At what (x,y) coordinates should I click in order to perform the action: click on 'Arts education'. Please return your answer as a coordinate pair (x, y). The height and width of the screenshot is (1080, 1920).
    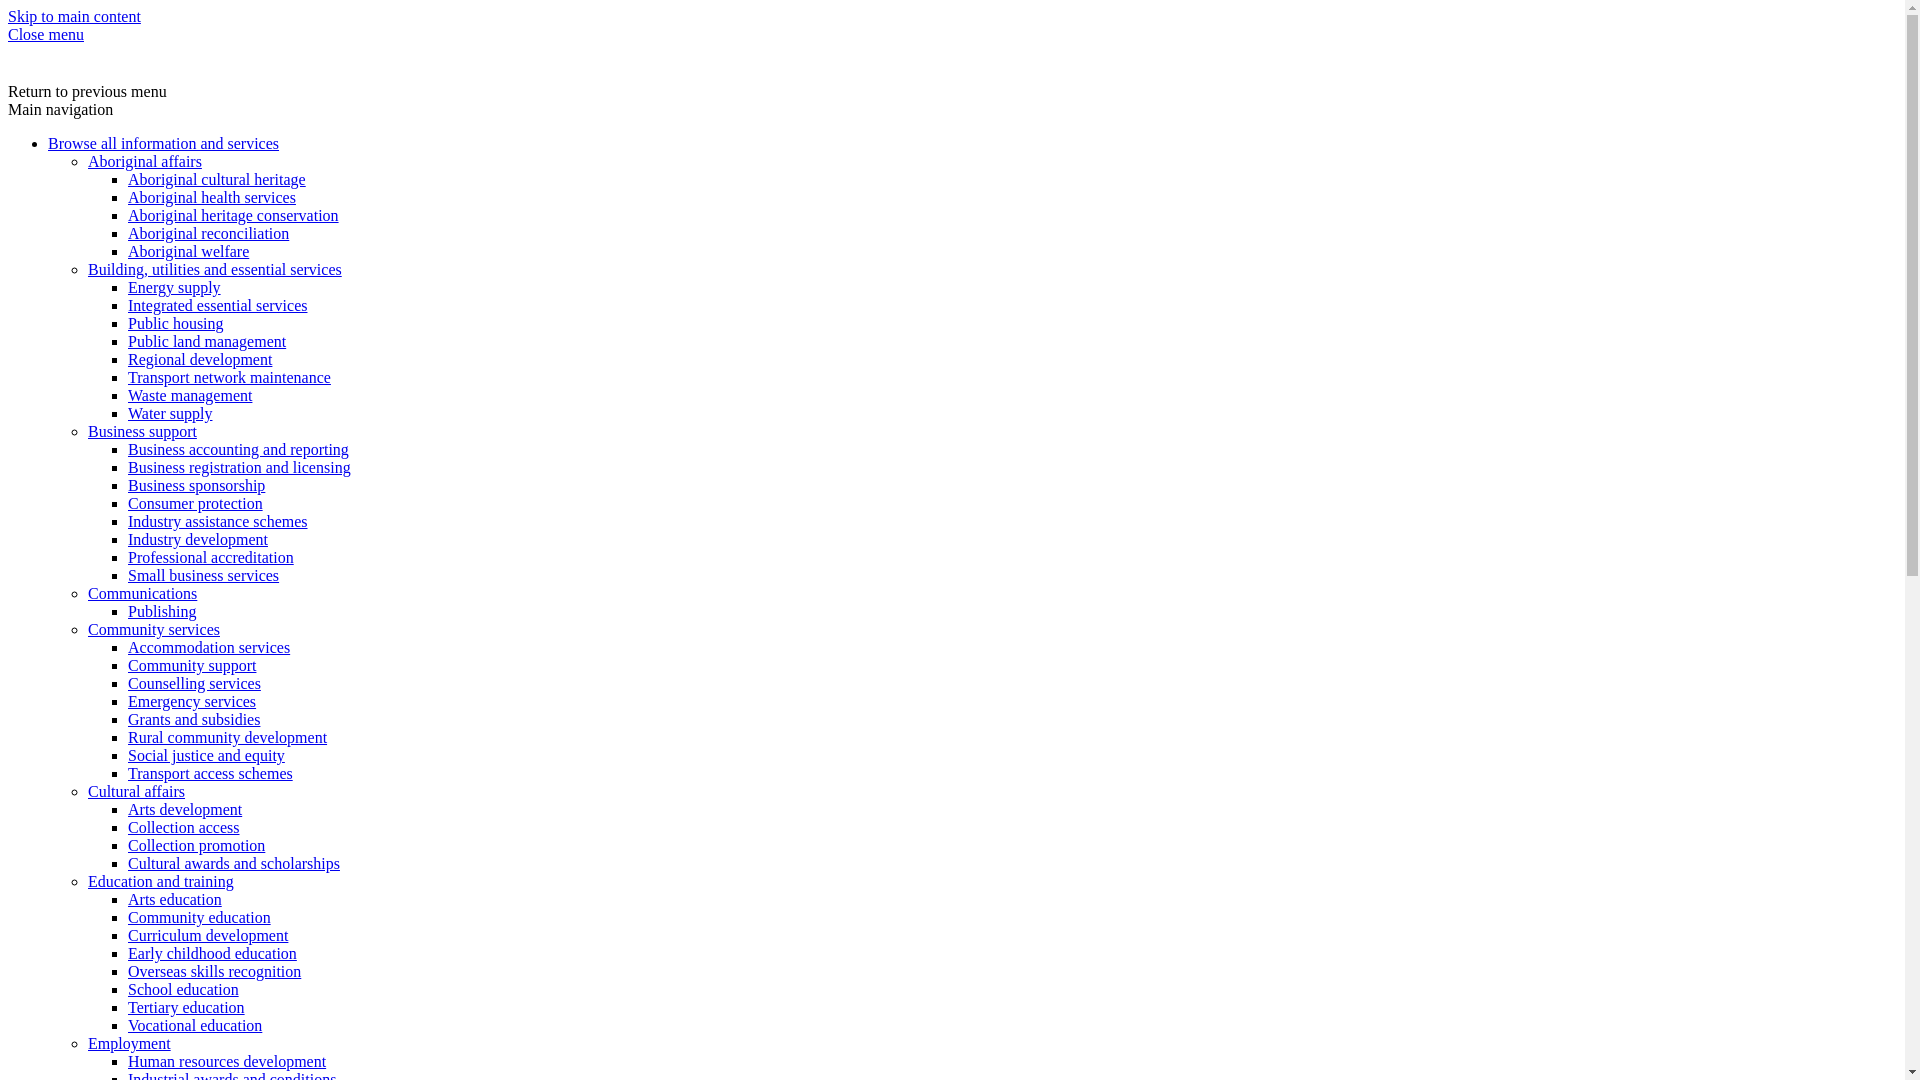
    Looking at the image, I should click on (127, 898).